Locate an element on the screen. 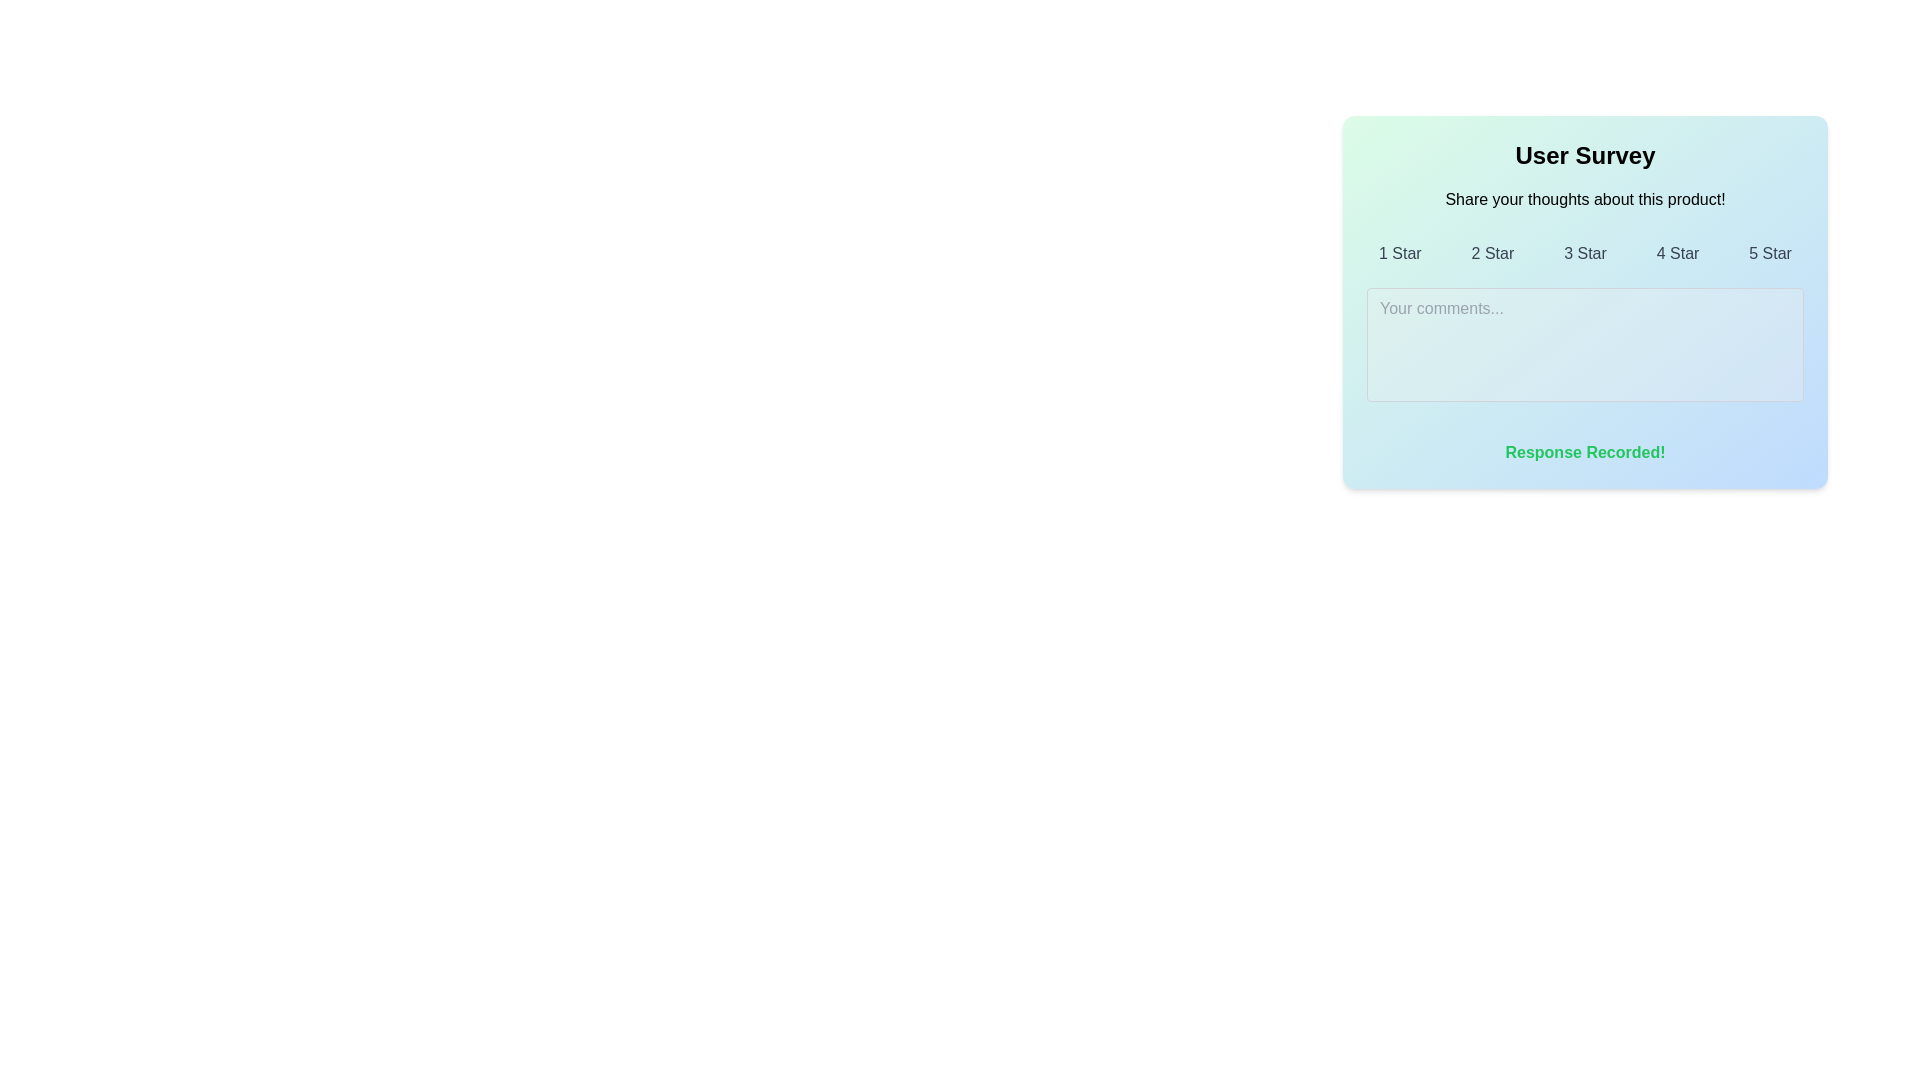  the confirmation message in the 'User Survey' card that indicates the user's response has been successfully recorded is located at coordinates (1584, 452).